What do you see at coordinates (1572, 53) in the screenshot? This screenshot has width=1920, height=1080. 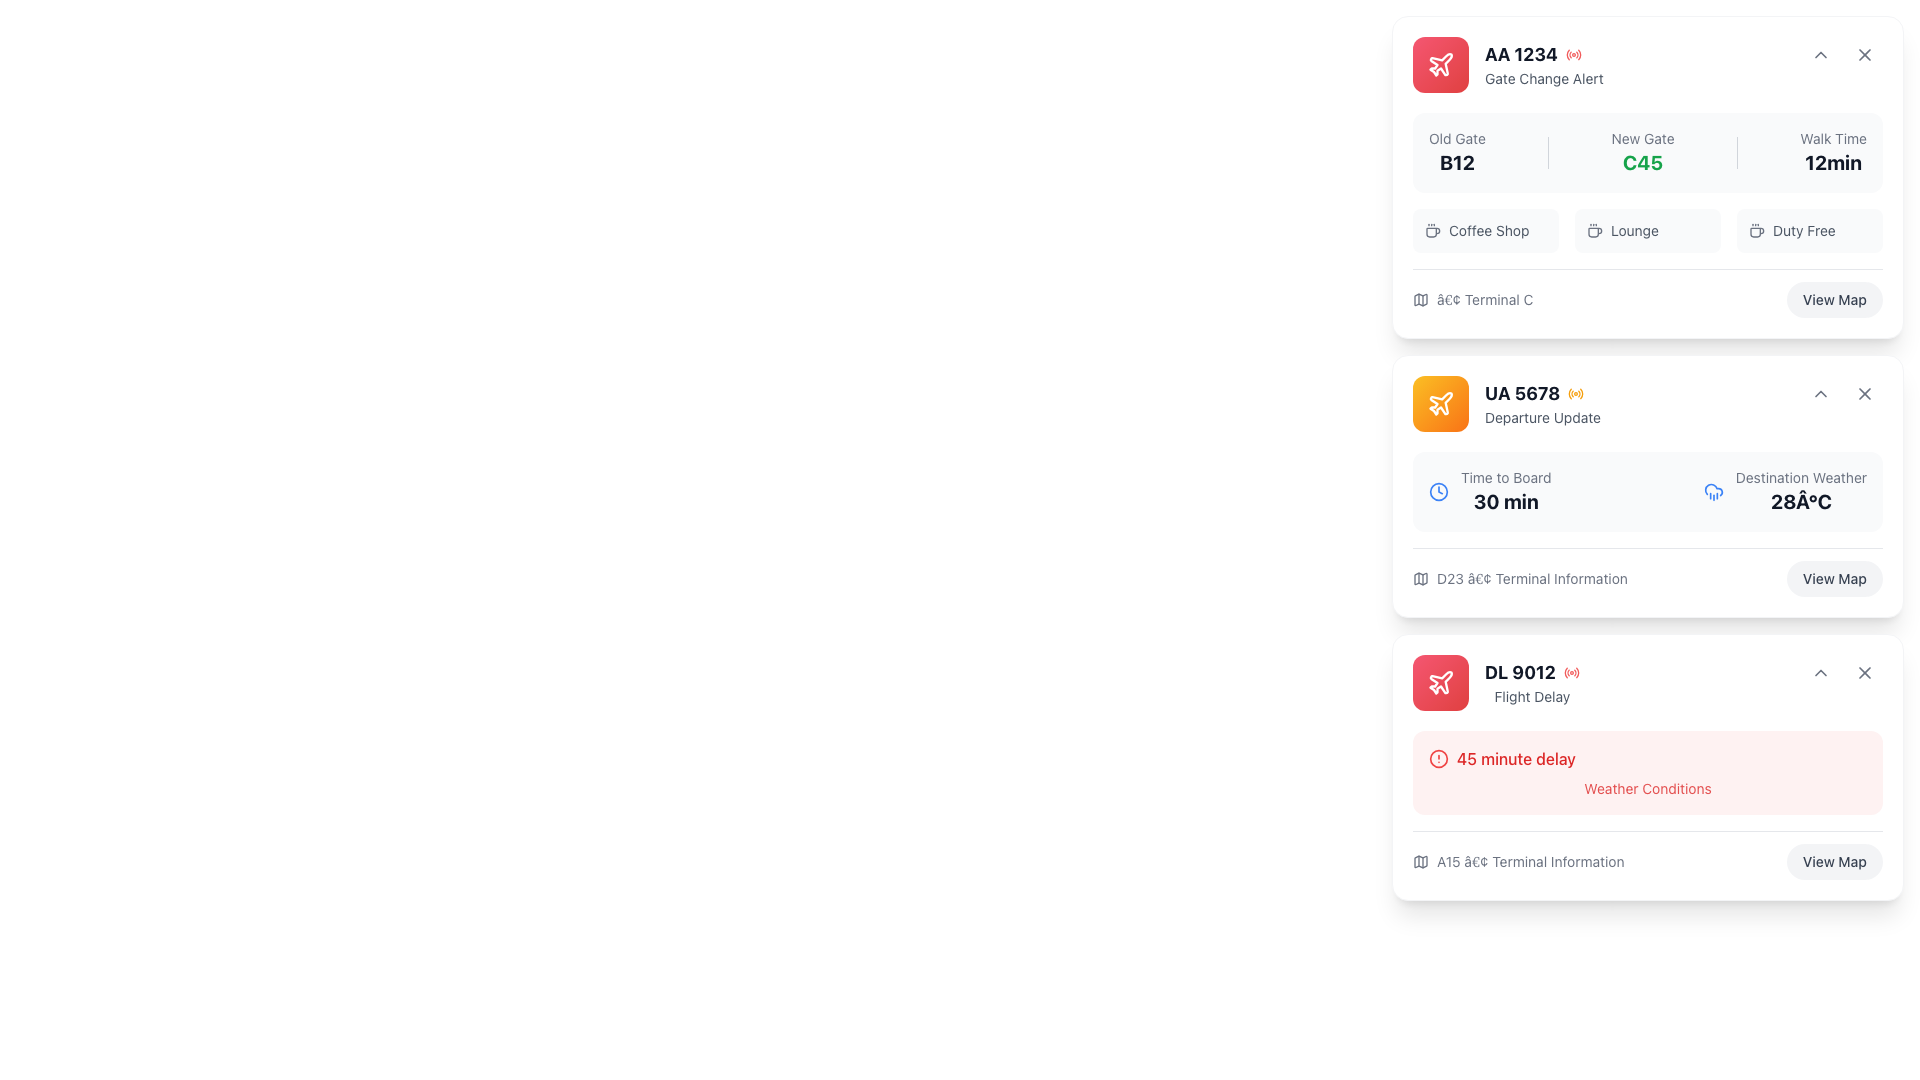 I see `the red circular radio icon with pulse animation located near the text label 'AA 1234' for accessibility purposes` at bounding box center [1572, 53].